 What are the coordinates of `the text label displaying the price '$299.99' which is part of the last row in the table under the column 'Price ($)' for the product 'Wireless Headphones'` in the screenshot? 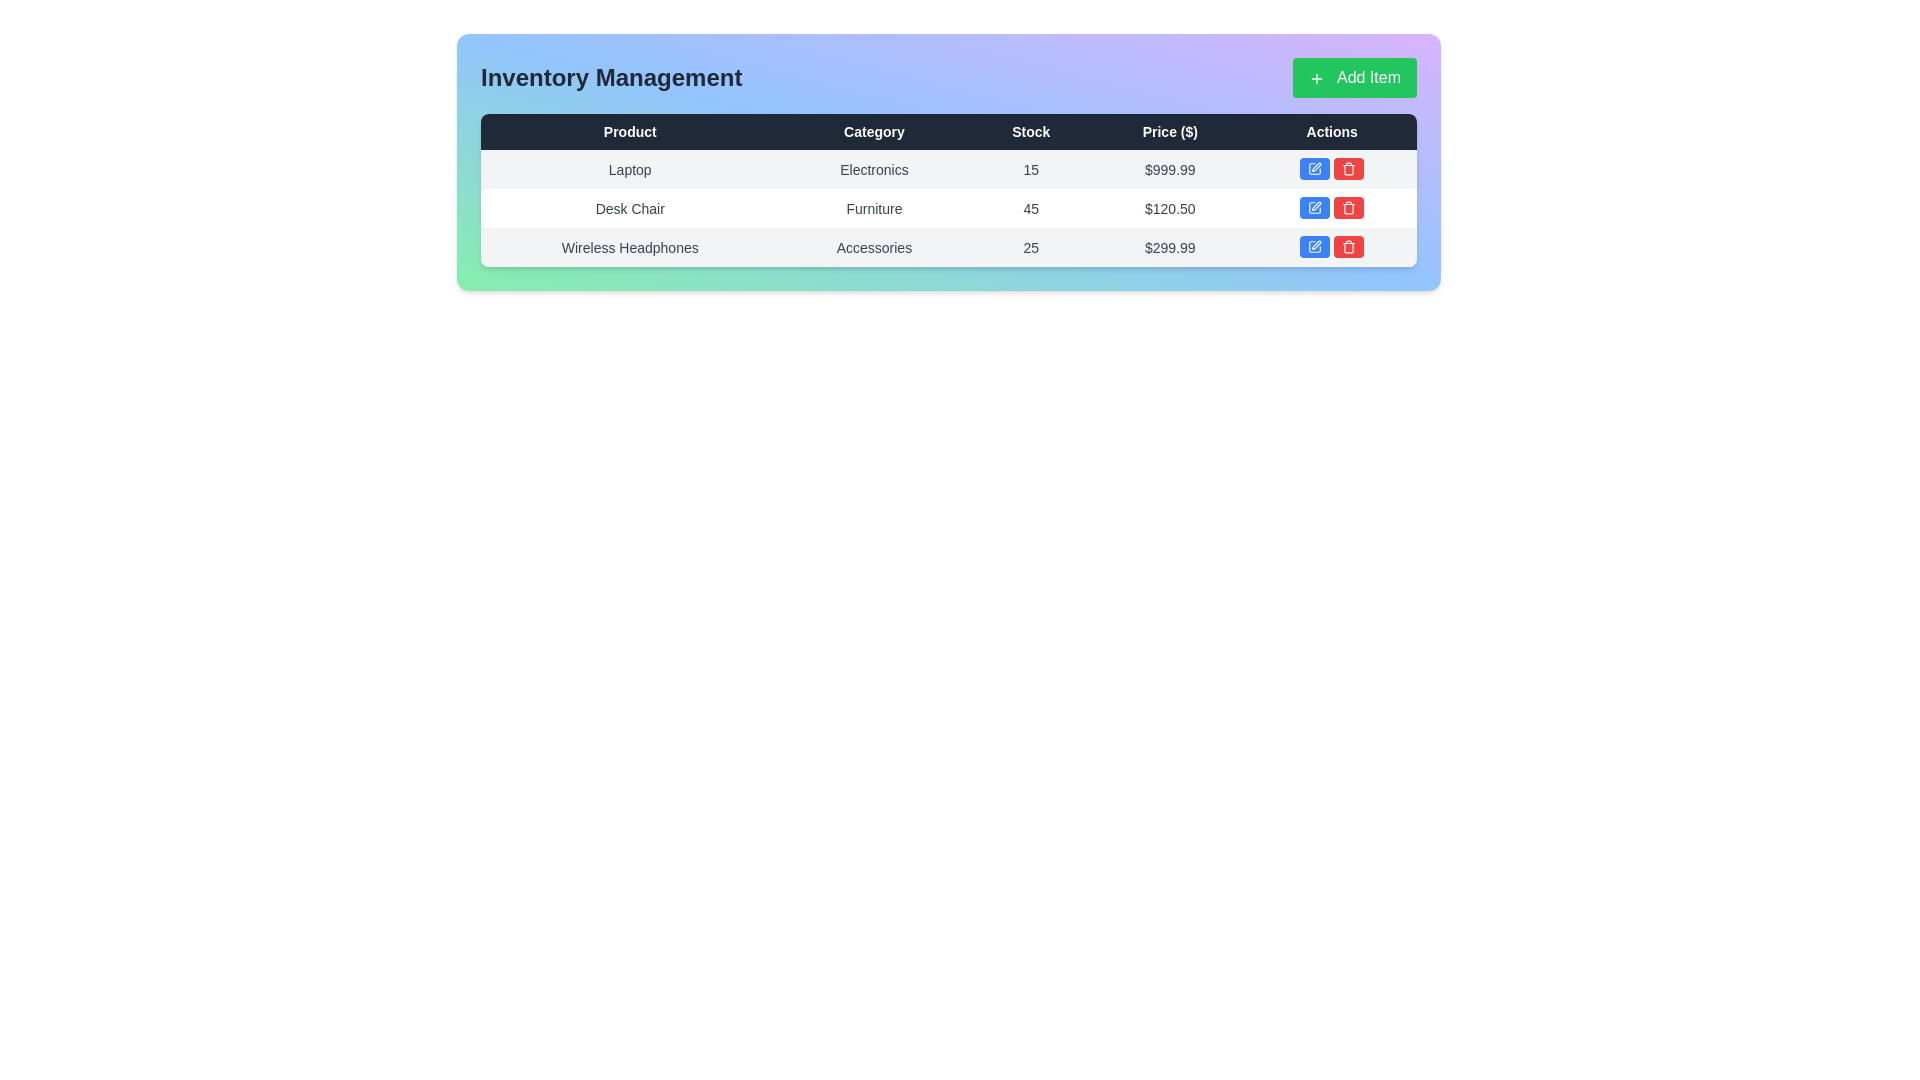 It's located at (1170, 246).